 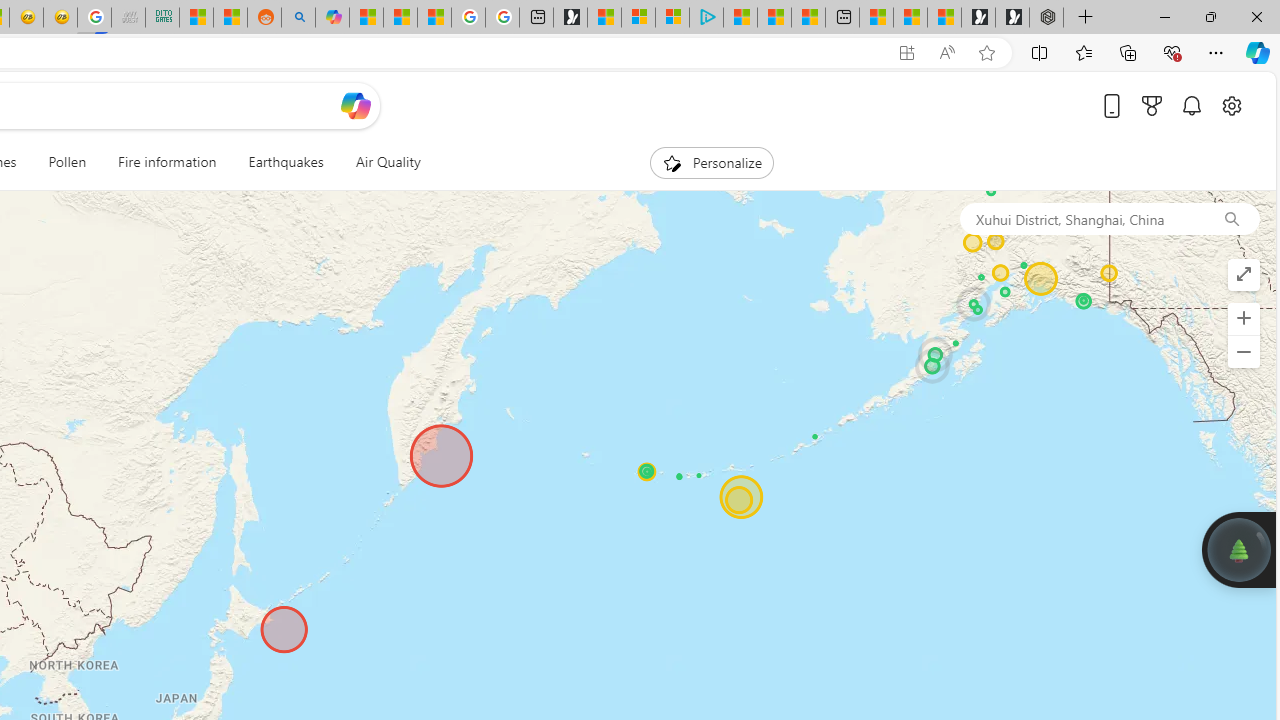 I want to click on 'Earthquakes', so click(x=285, y=162).